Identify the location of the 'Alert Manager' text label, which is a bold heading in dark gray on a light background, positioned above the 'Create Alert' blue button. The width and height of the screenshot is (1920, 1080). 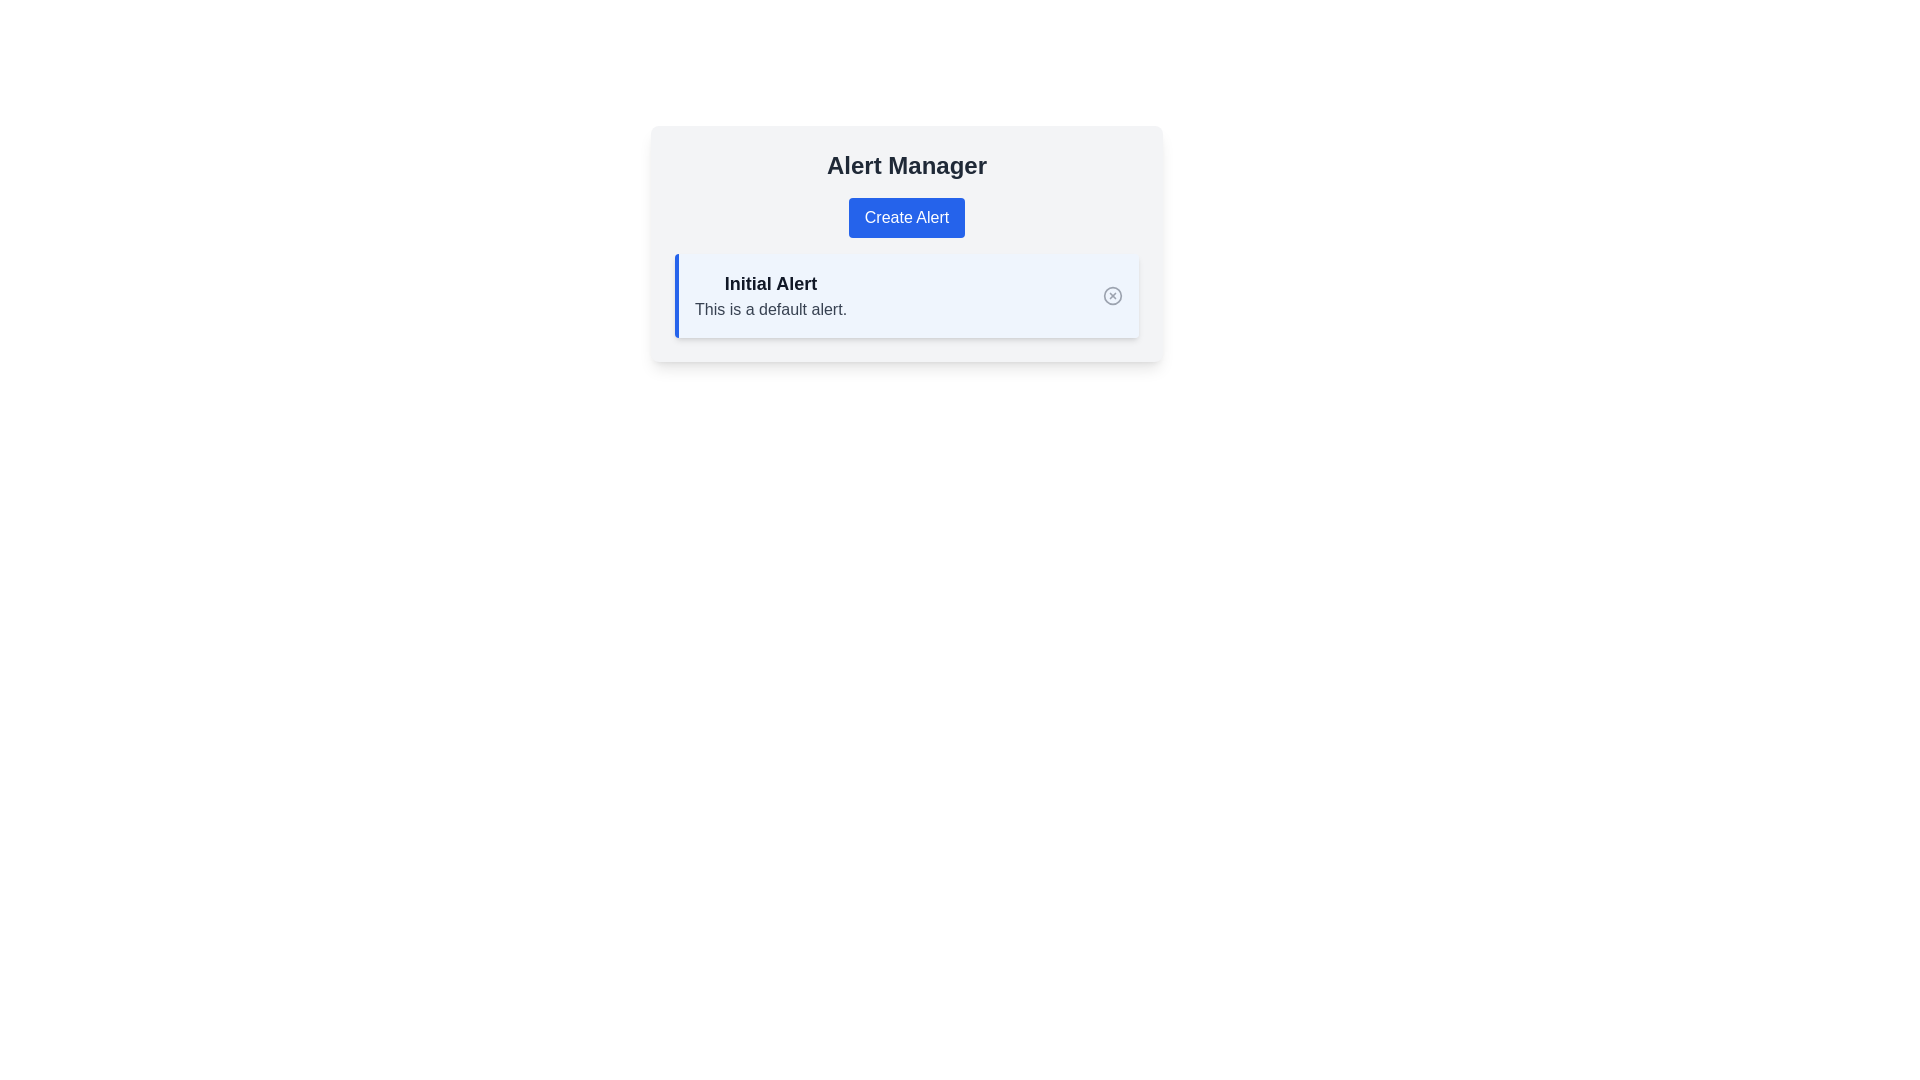
(906, 164).